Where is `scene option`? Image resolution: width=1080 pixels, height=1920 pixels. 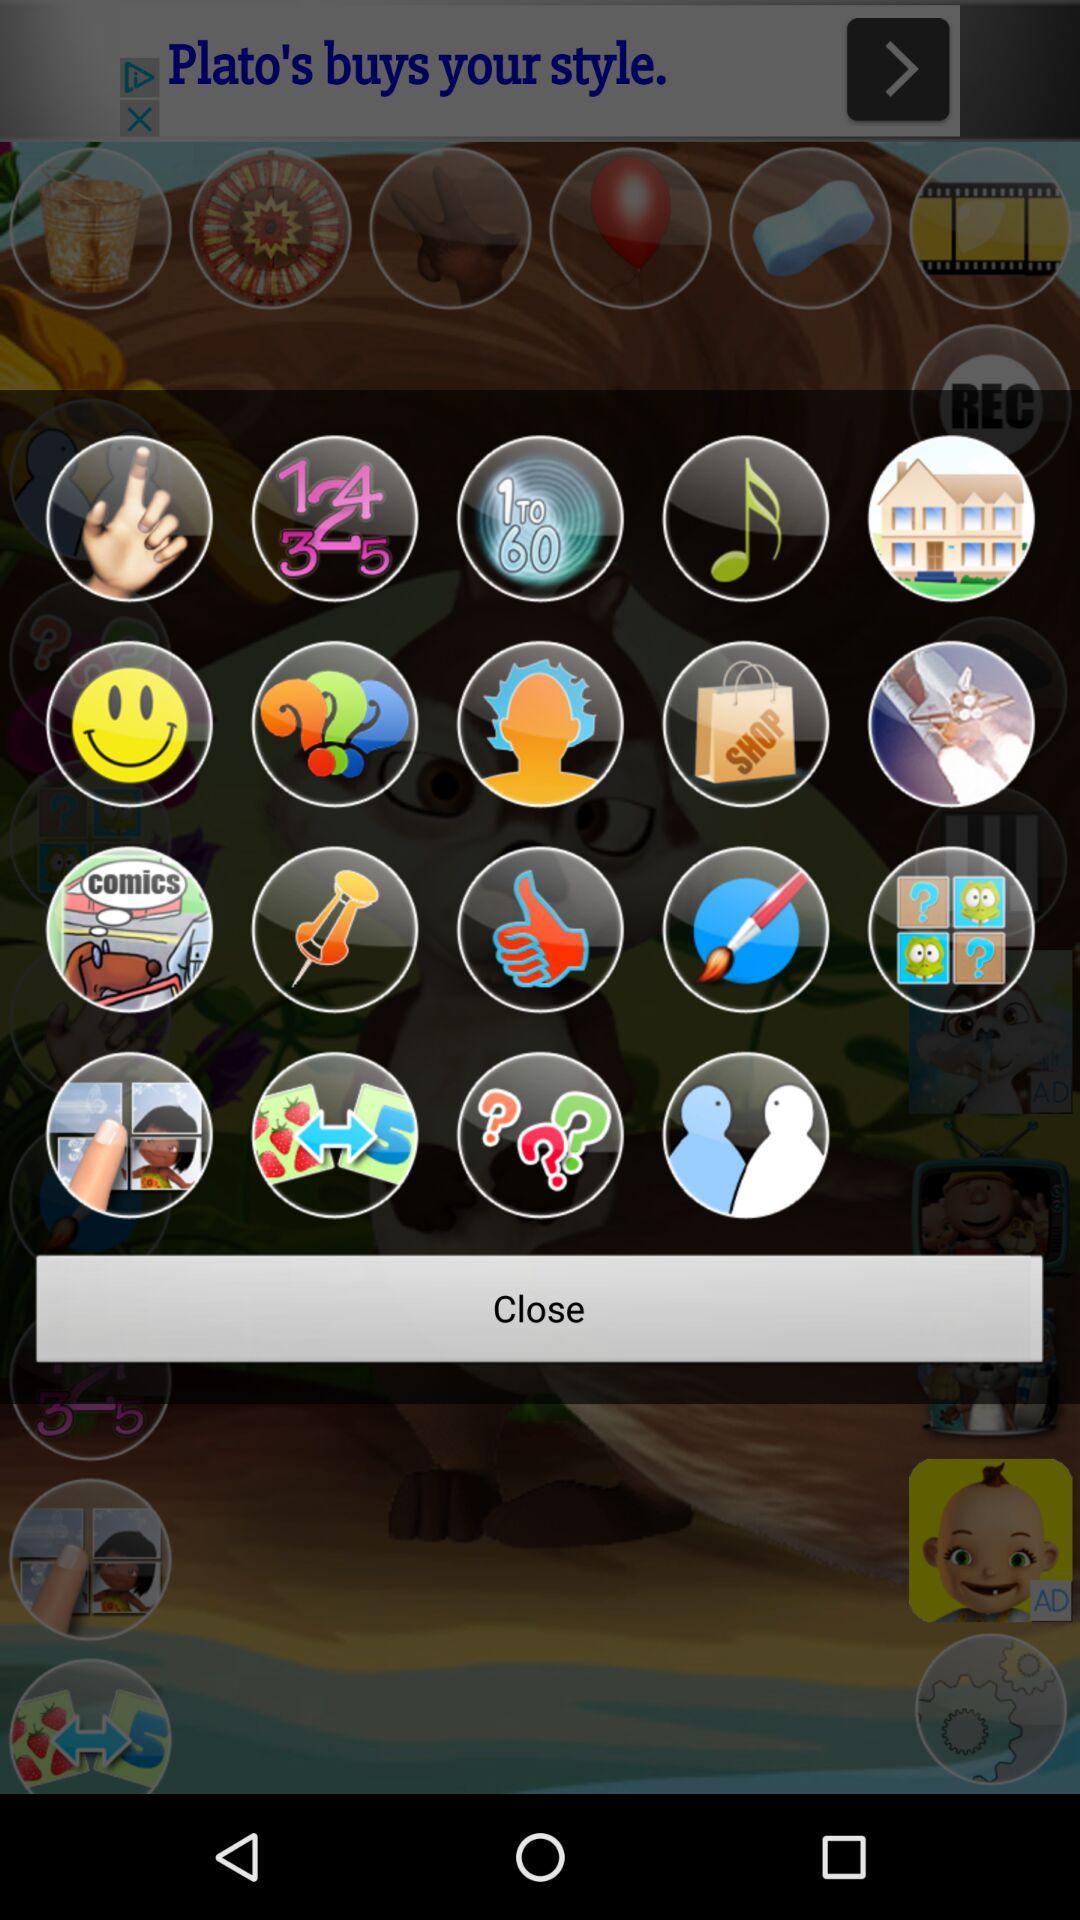
scene option is located at coordinates (950, 723).